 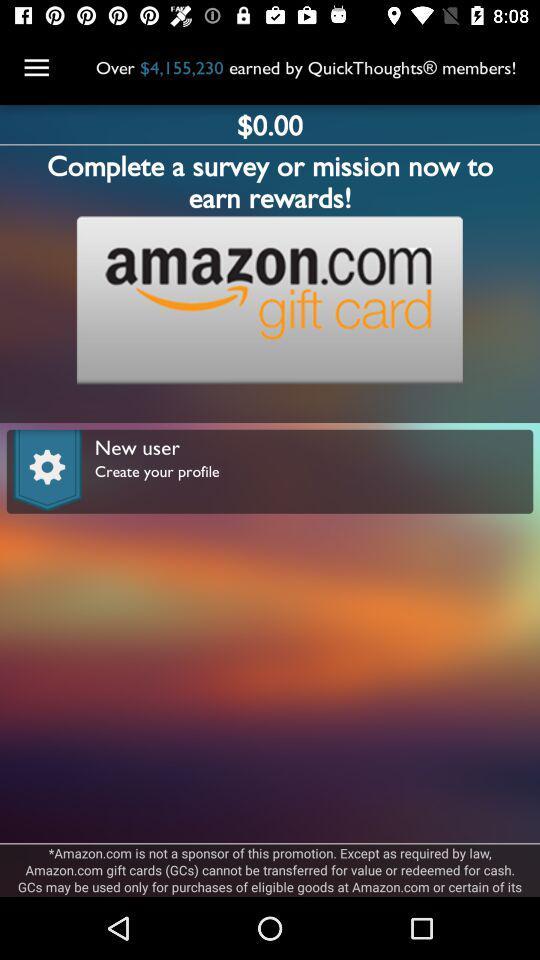 I want to click on amazon com is, so click(x=270, y=869).